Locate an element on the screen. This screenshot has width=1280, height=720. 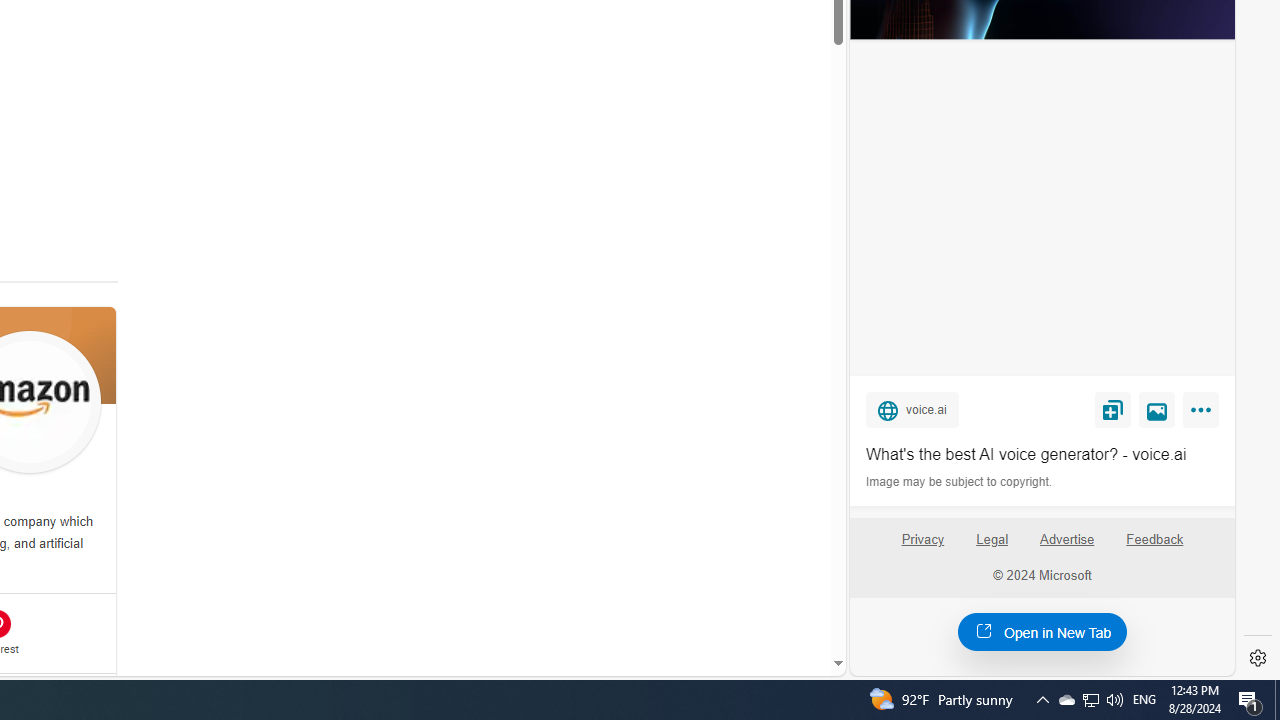
'Legal' is located at coordinates (992, 538).